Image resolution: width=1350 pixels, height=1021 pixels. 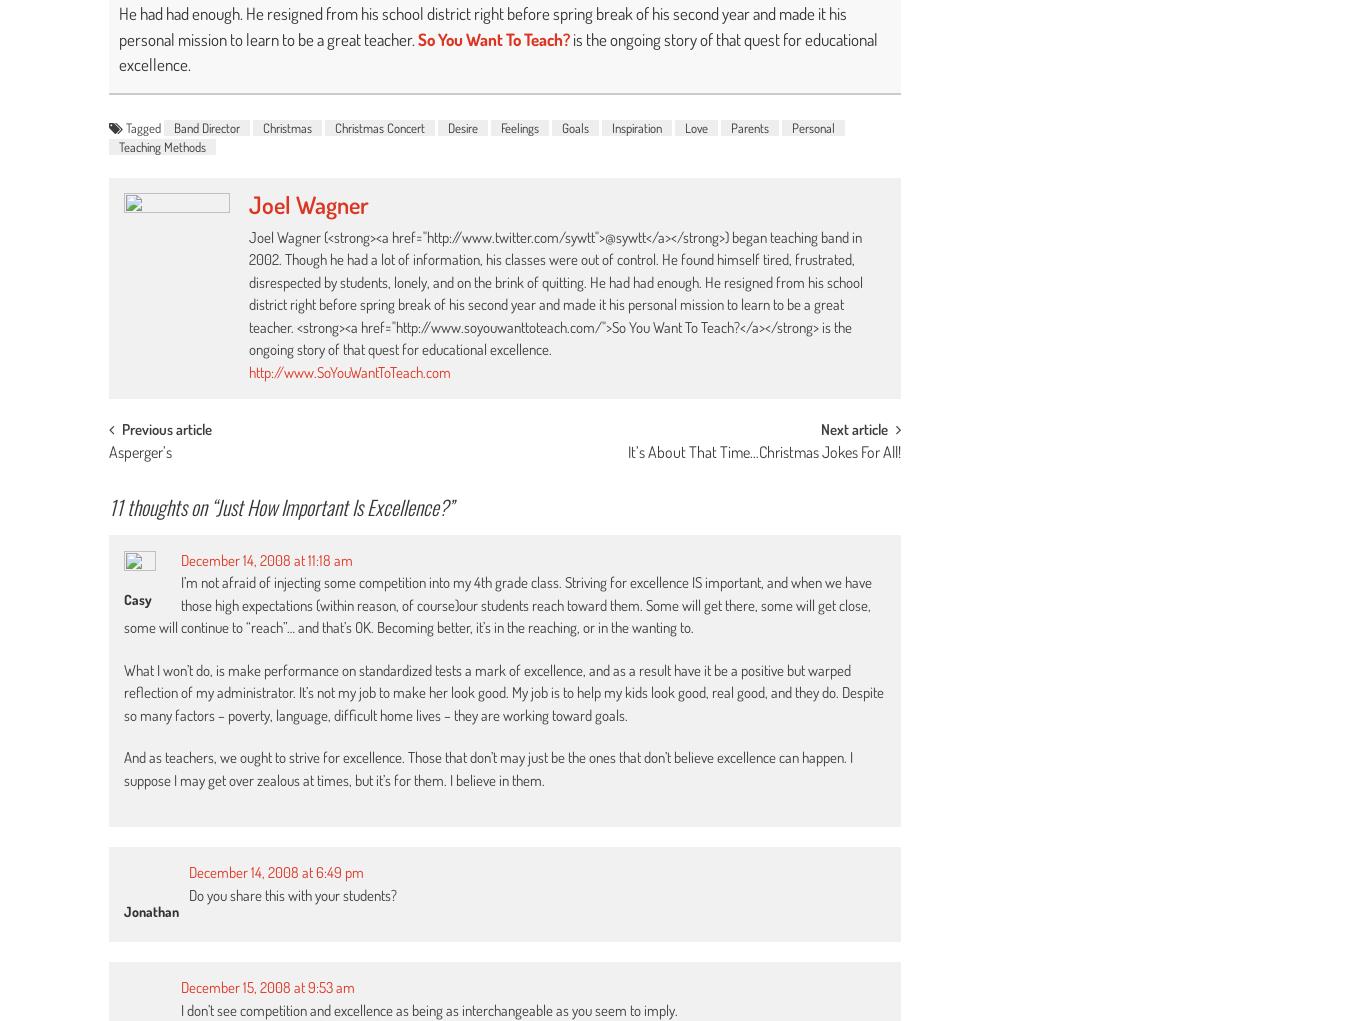 What do you see at coordinates (162, 505) in the screenshot?
I see `'11 thoughts on “'` at bounding box center [162, 505].